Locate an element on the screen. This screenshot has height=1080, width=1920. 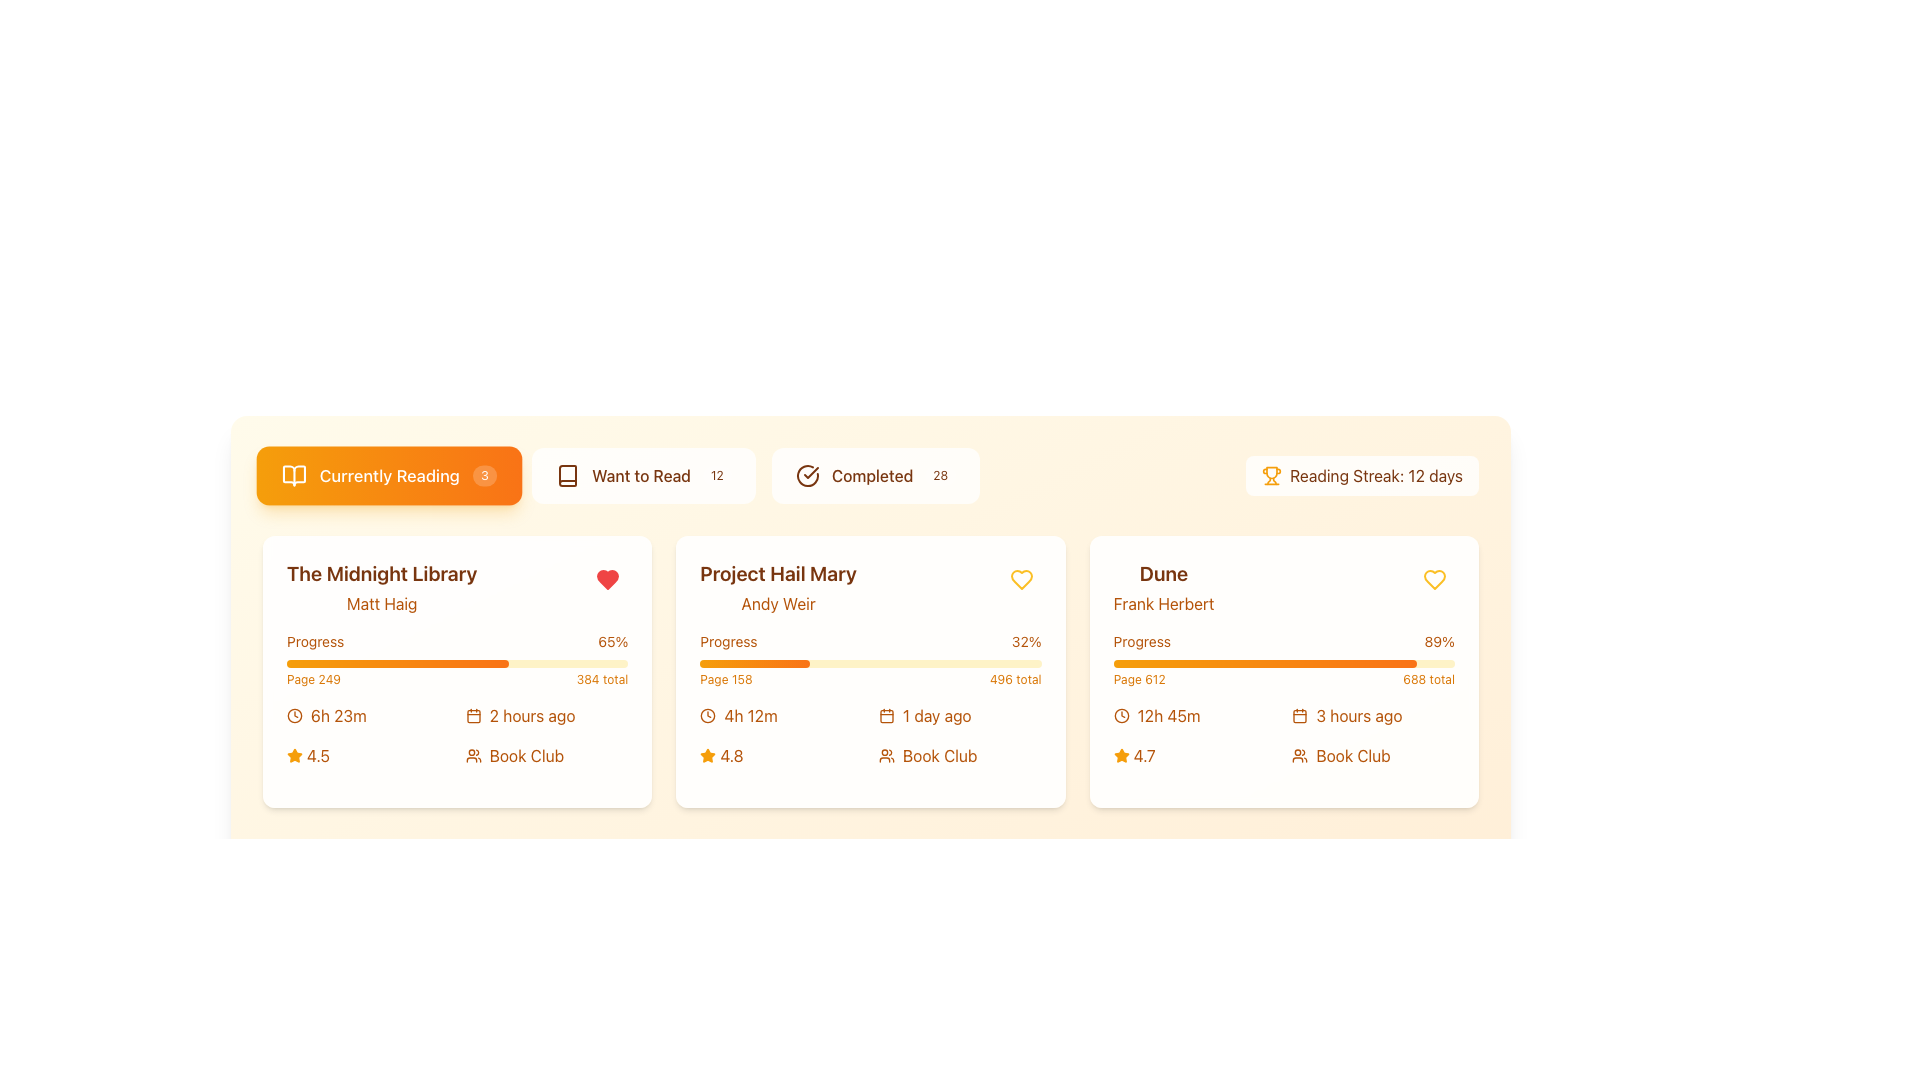
title and author information displayed in the Text display element located in the first card of the 'Currently Reading' section is located at coordinates (382, 586).